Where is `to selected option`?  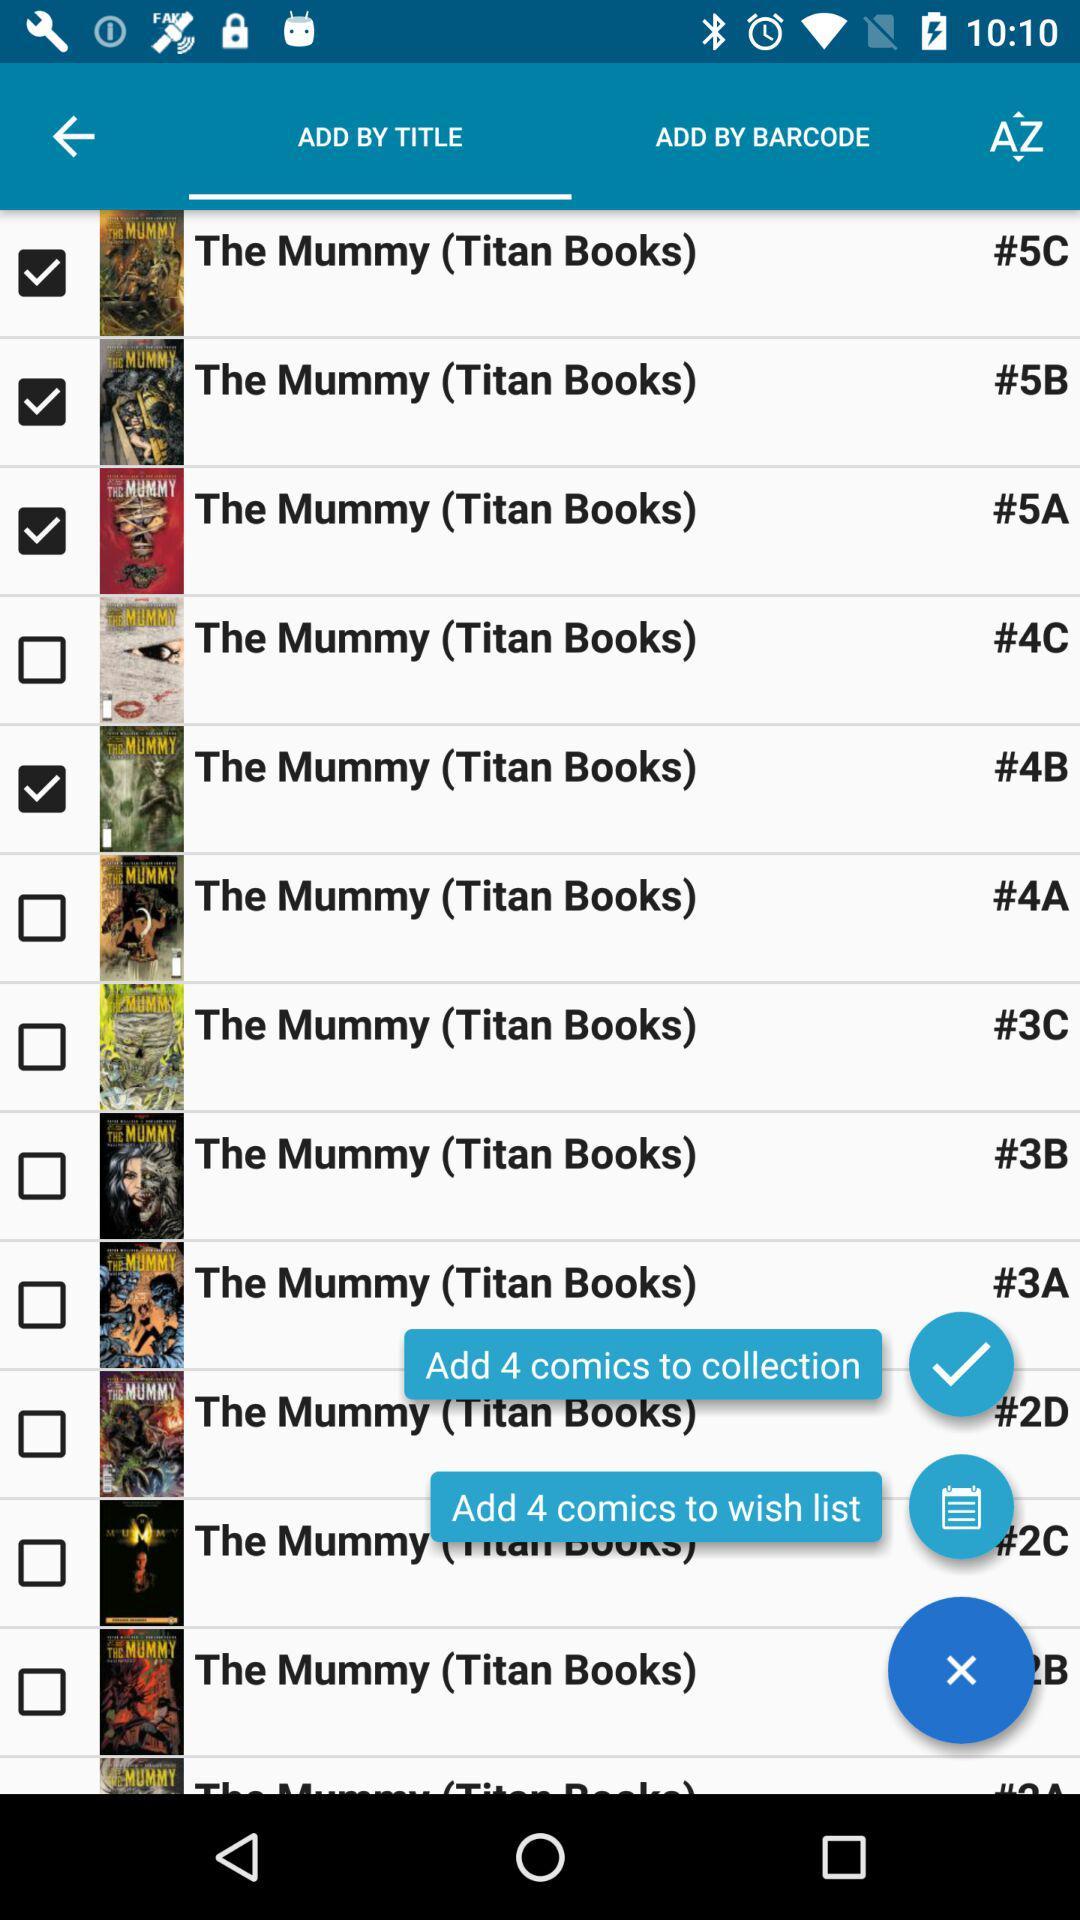 to selected option is located at coordinates (48, 916).